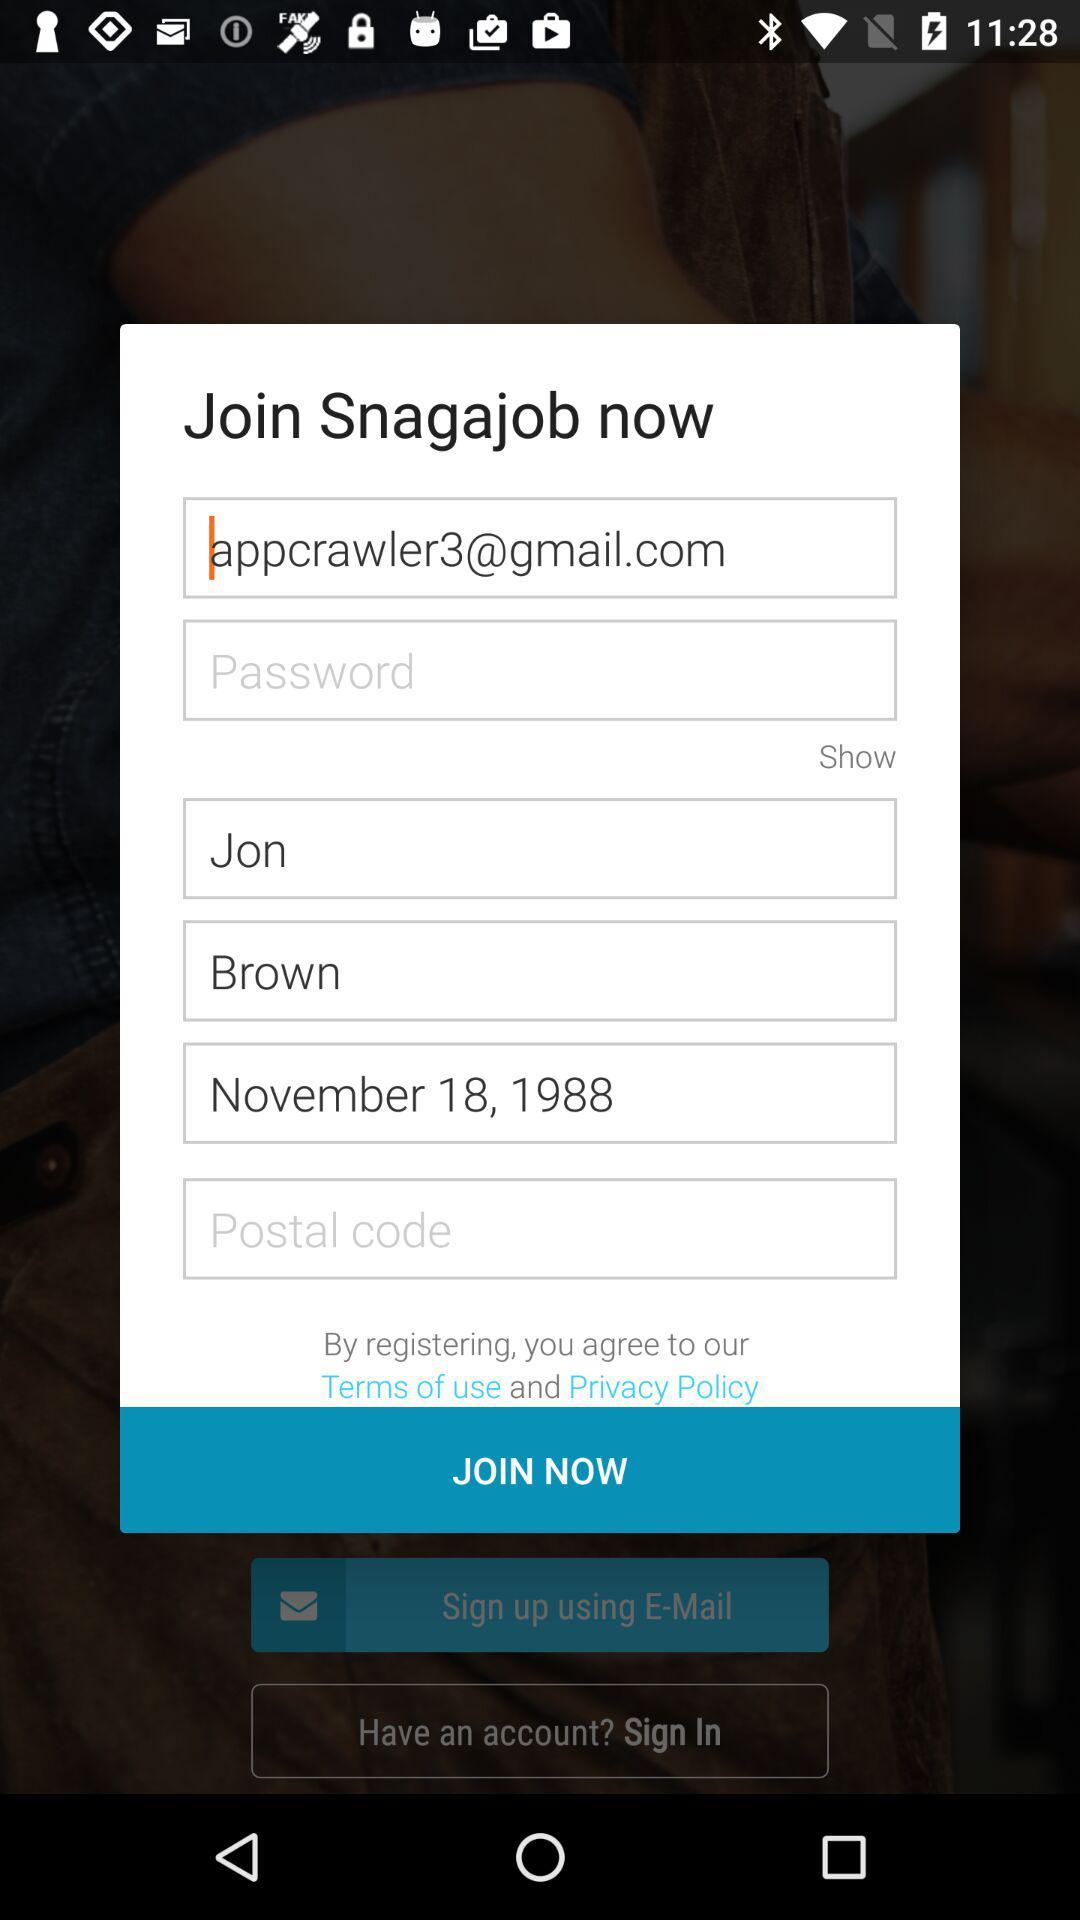 The height and width of the screenshot is (1920, 1080). What do you see at coordinates (540, 670) in the screenshot?
I see `password` at bounding box center [540, 670].